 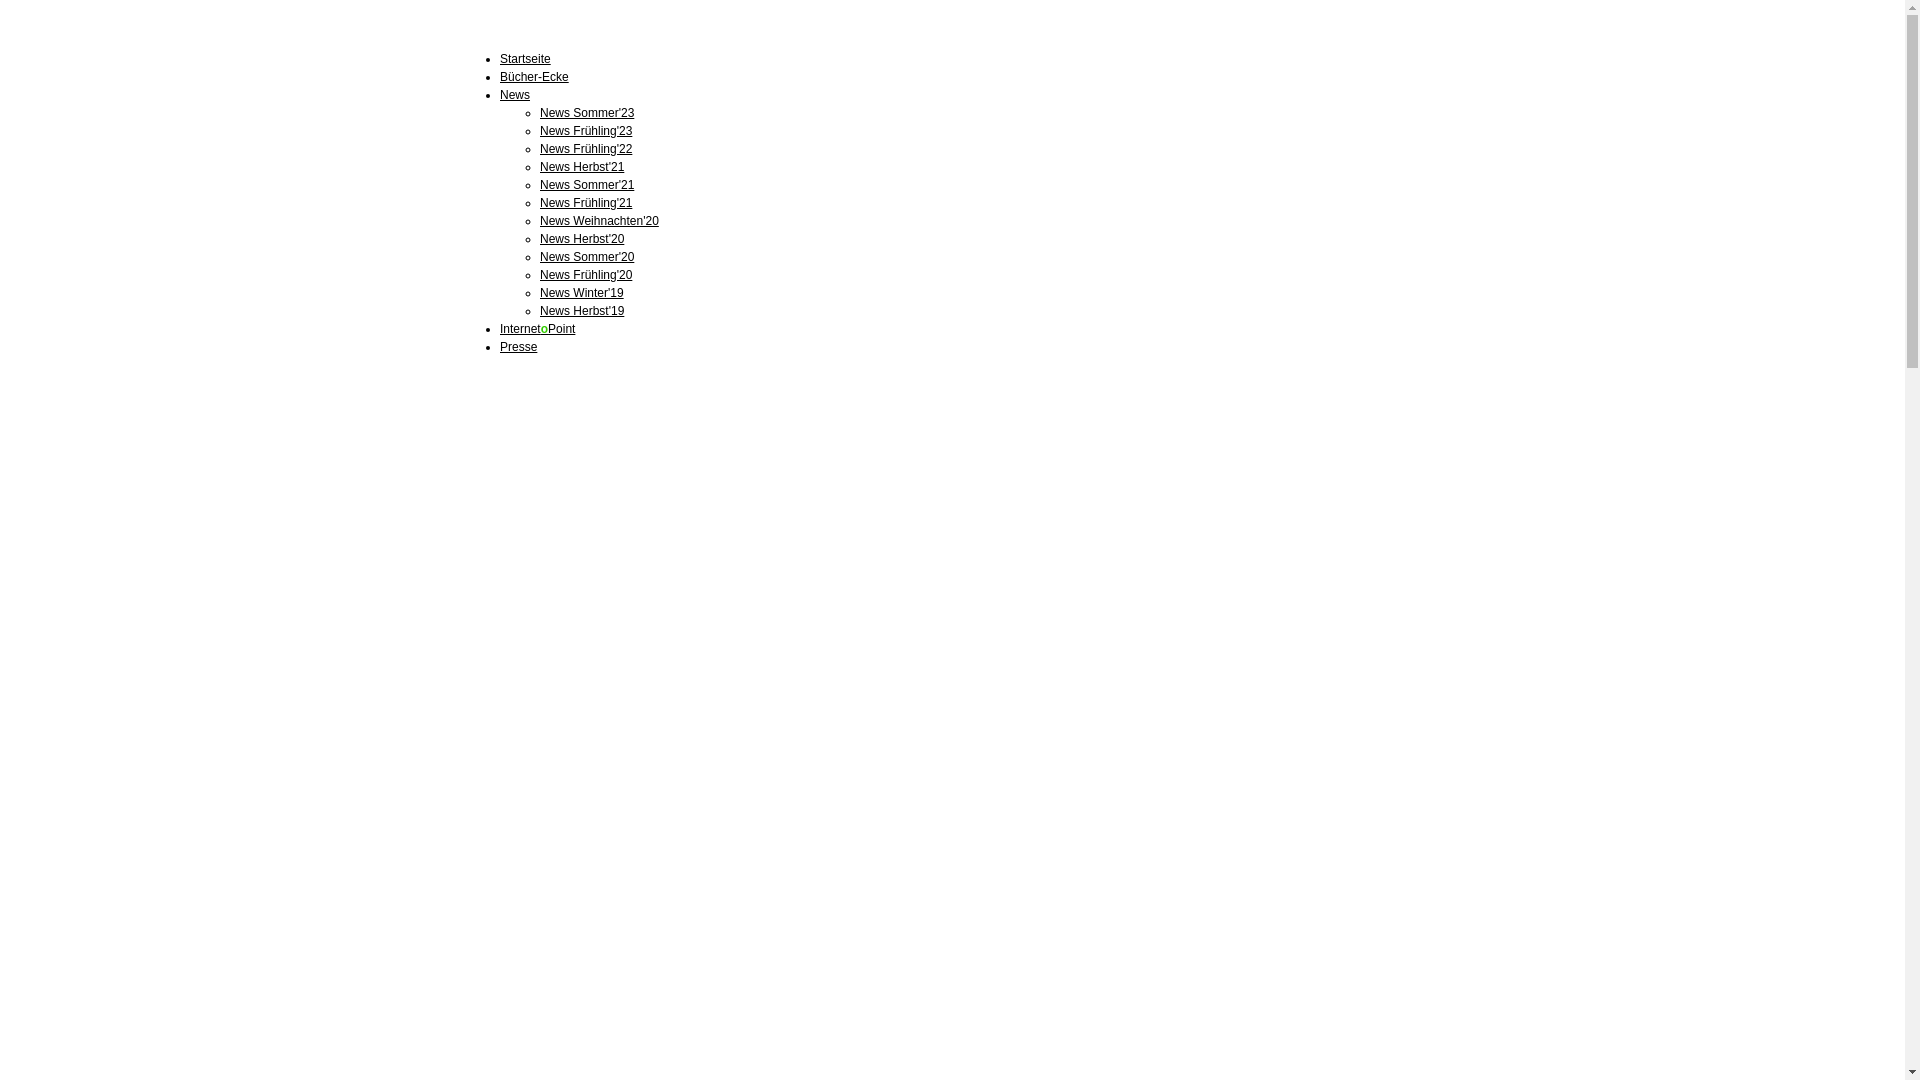 What do you see at coordinates (585, 112) in the screenshot?
I see `'News Sommer'23'` at bounding box center [585, 112].